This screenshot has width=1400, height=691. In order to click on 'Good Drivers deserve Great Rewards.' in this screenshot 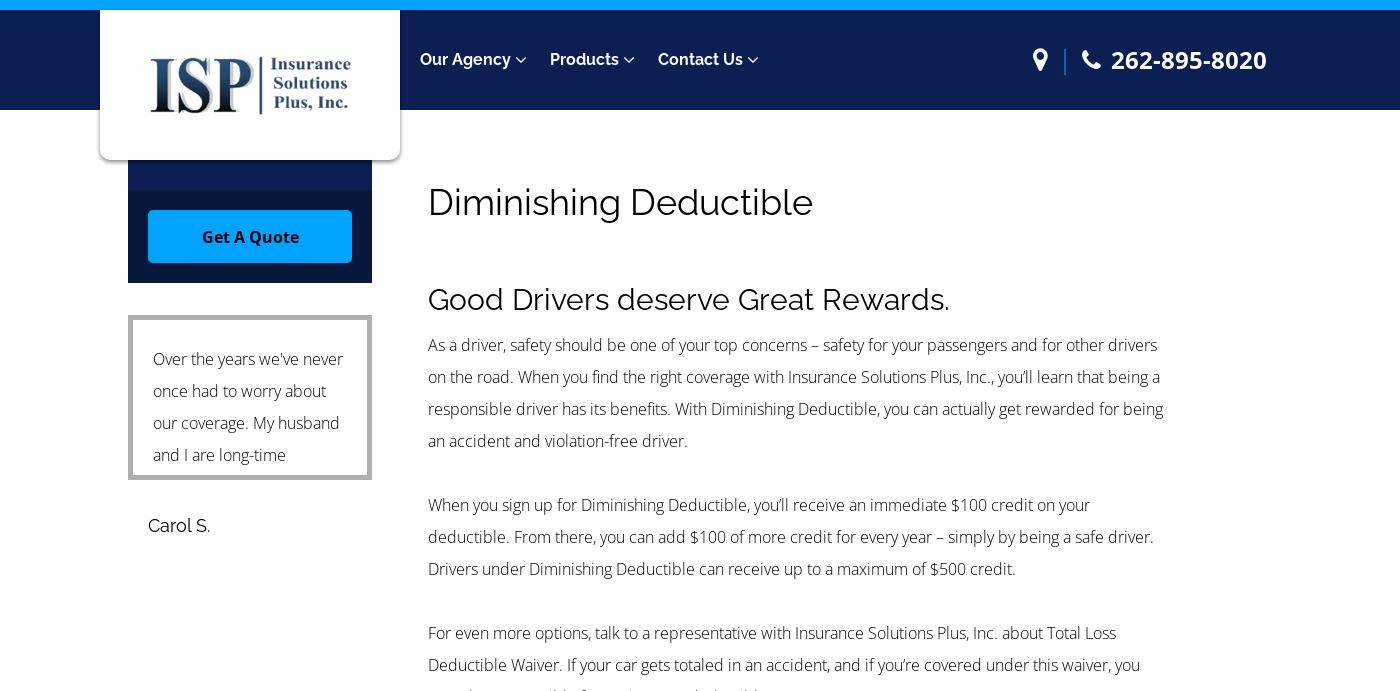, I will do `click(688, 297)`.